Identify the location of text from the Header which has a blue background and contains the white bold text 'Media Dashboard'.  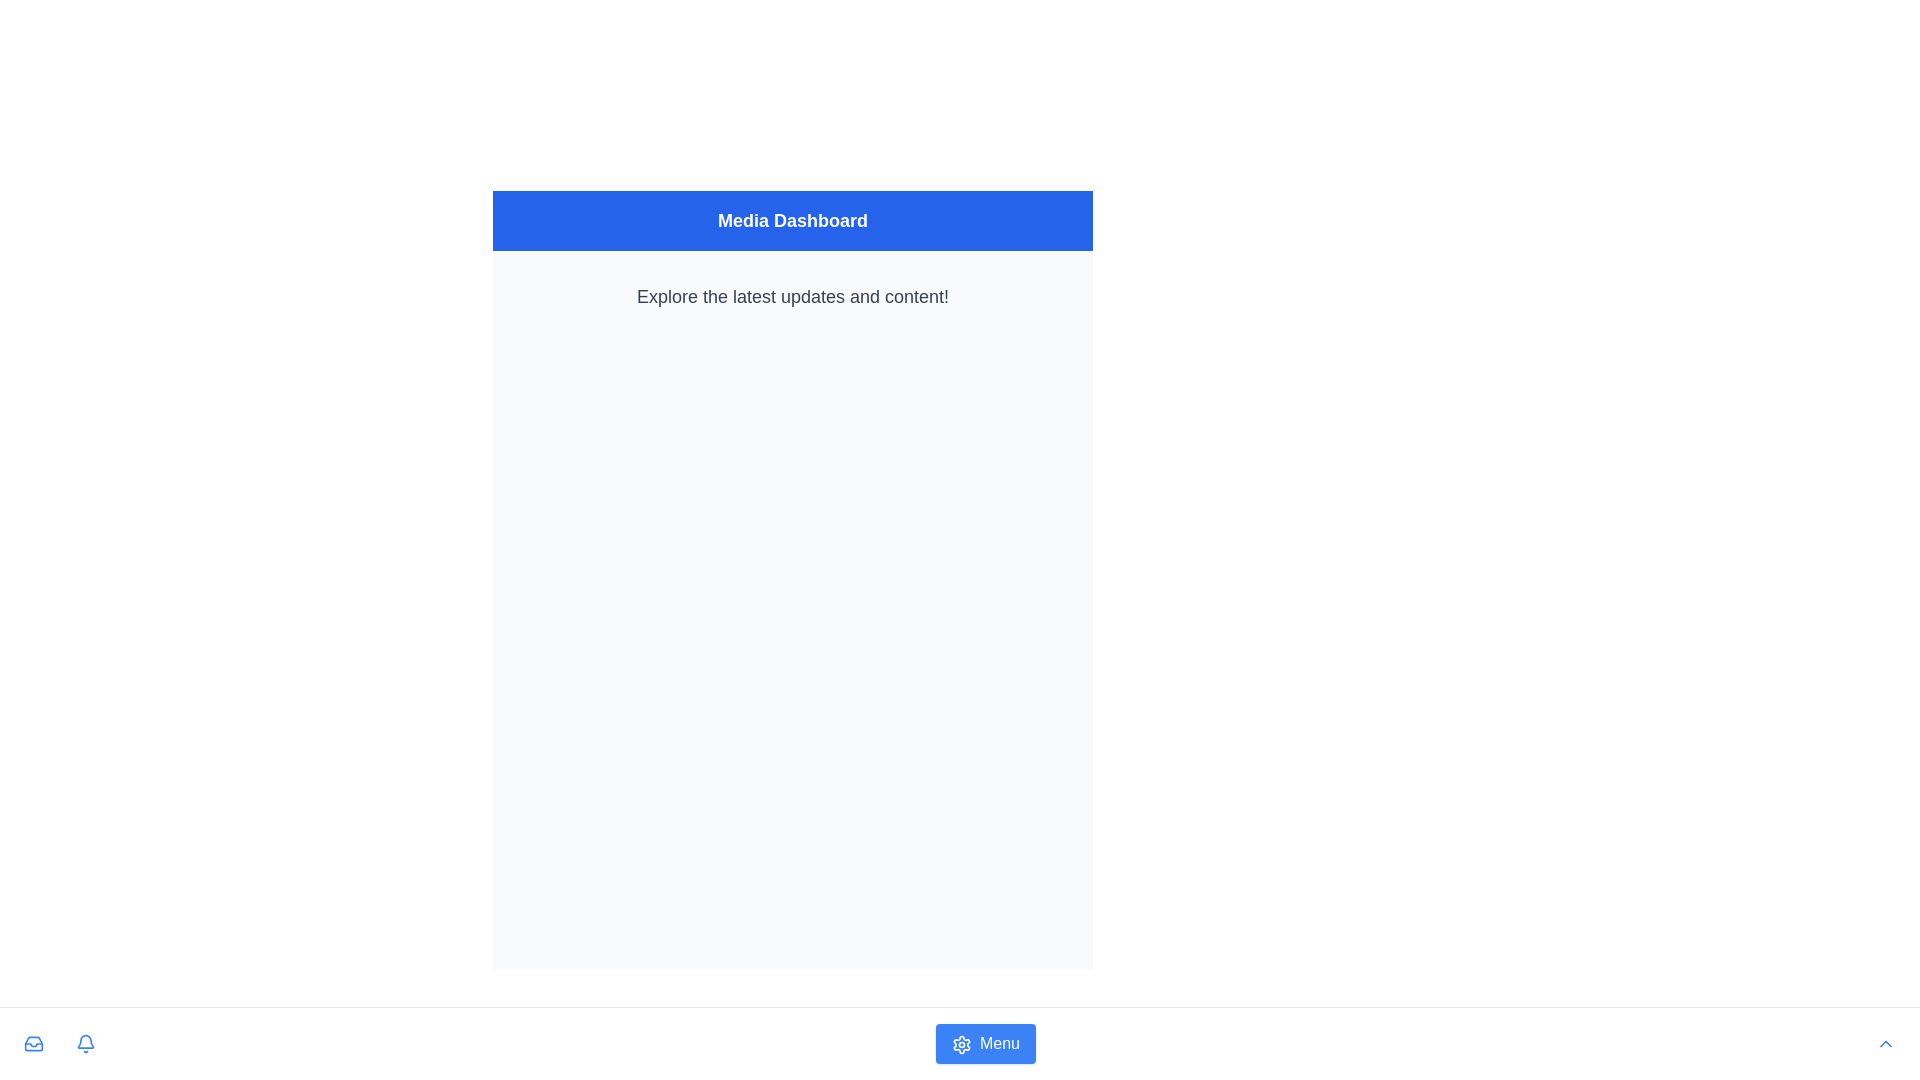
(791, 220).